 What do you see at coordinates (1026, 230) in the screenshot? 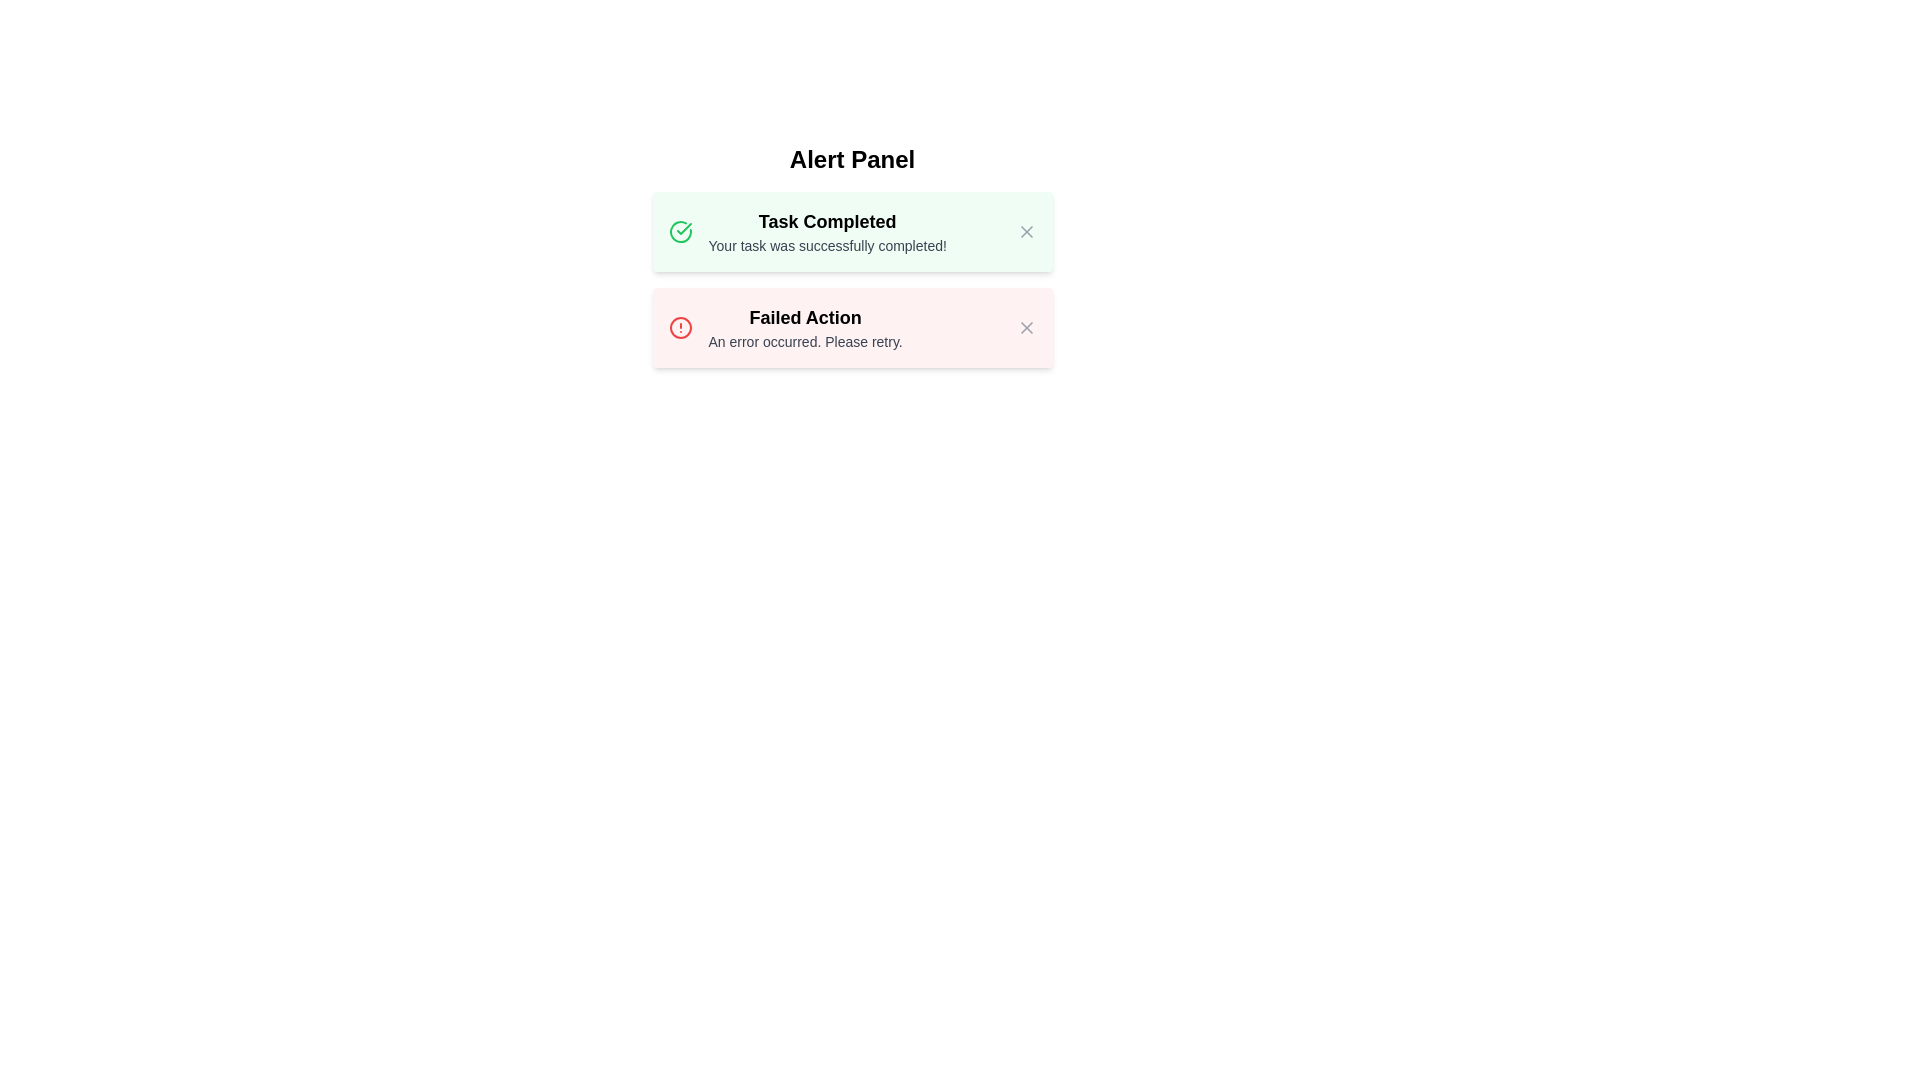
I see `the close button located at the top right corner of the 'Task Completed' notification box, which has a gray color that darkens on hover` at bounding box center [1026, 230].